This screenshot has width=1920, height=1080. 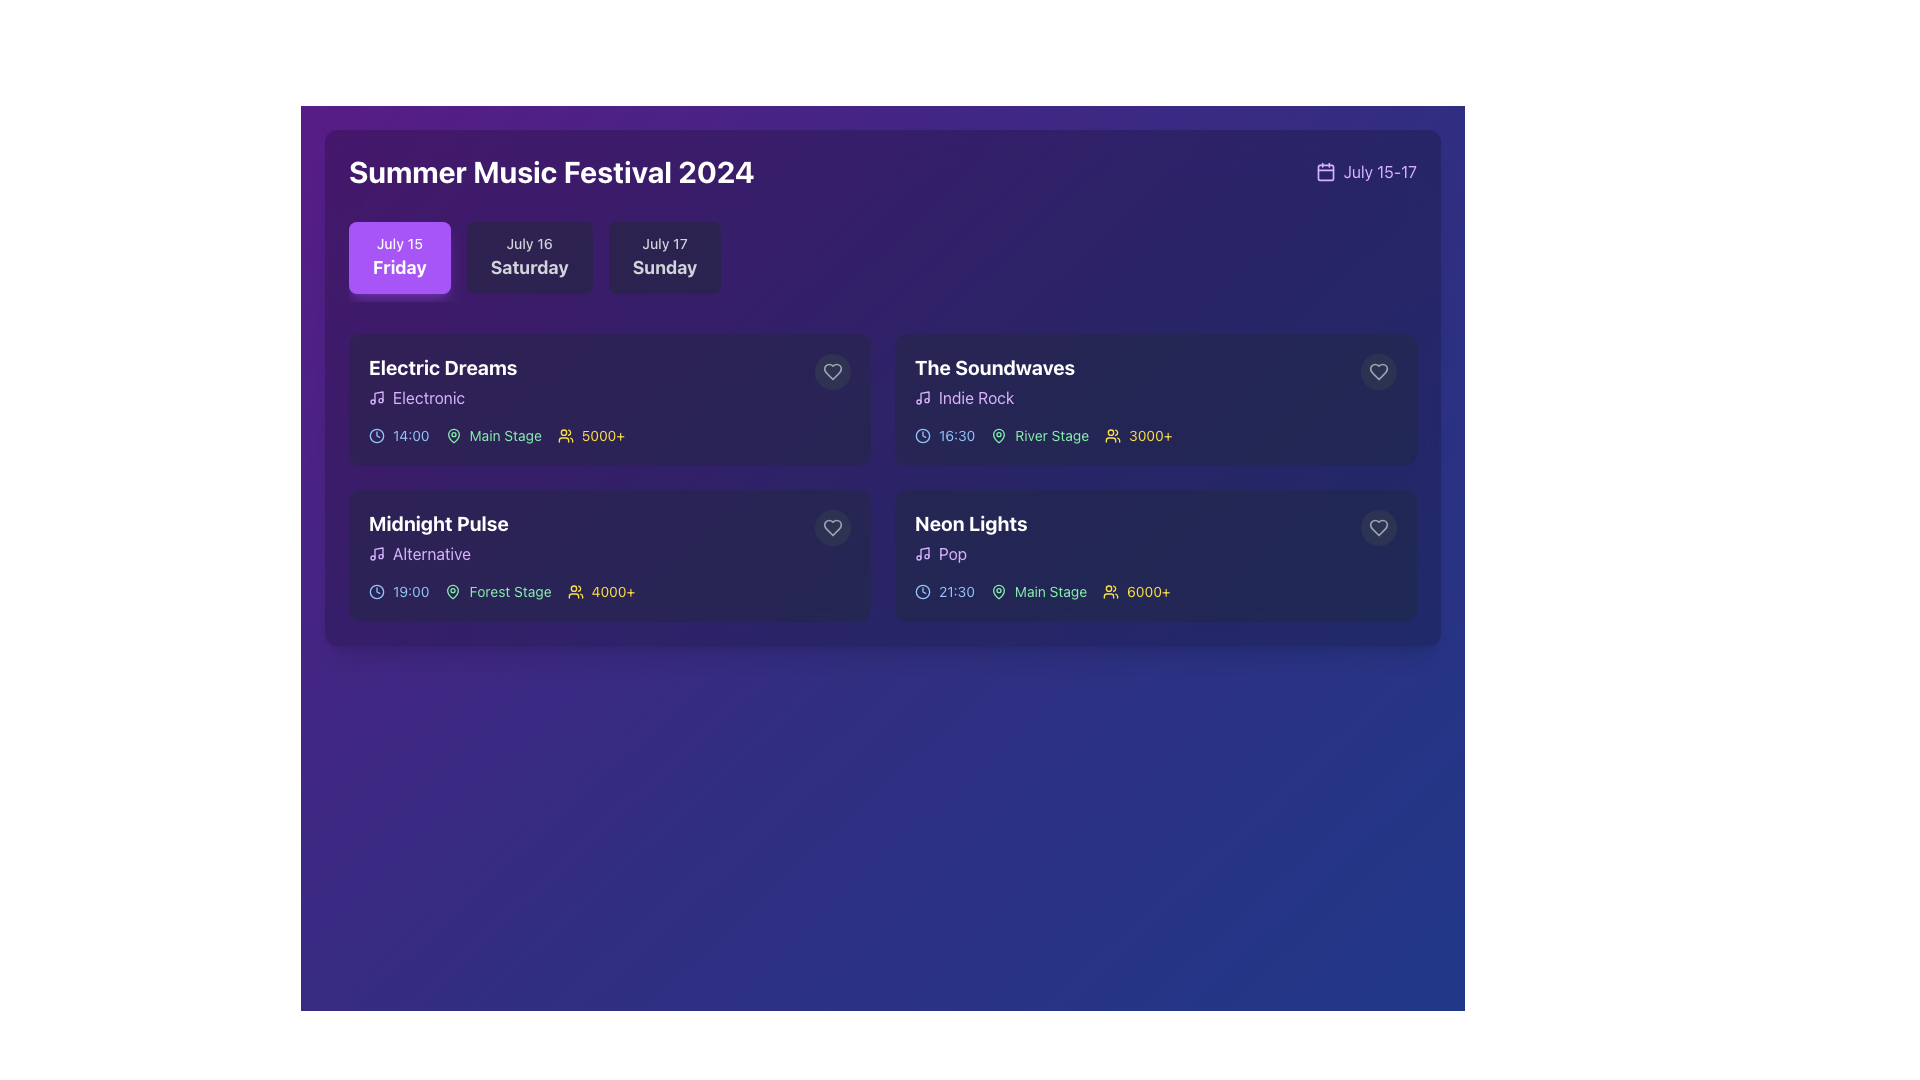 I want to click on the circular graphic element representing the outline of the clock's face located in the top-right corner of the 'Neon Lights' performance card, so click(x=921, y=590).